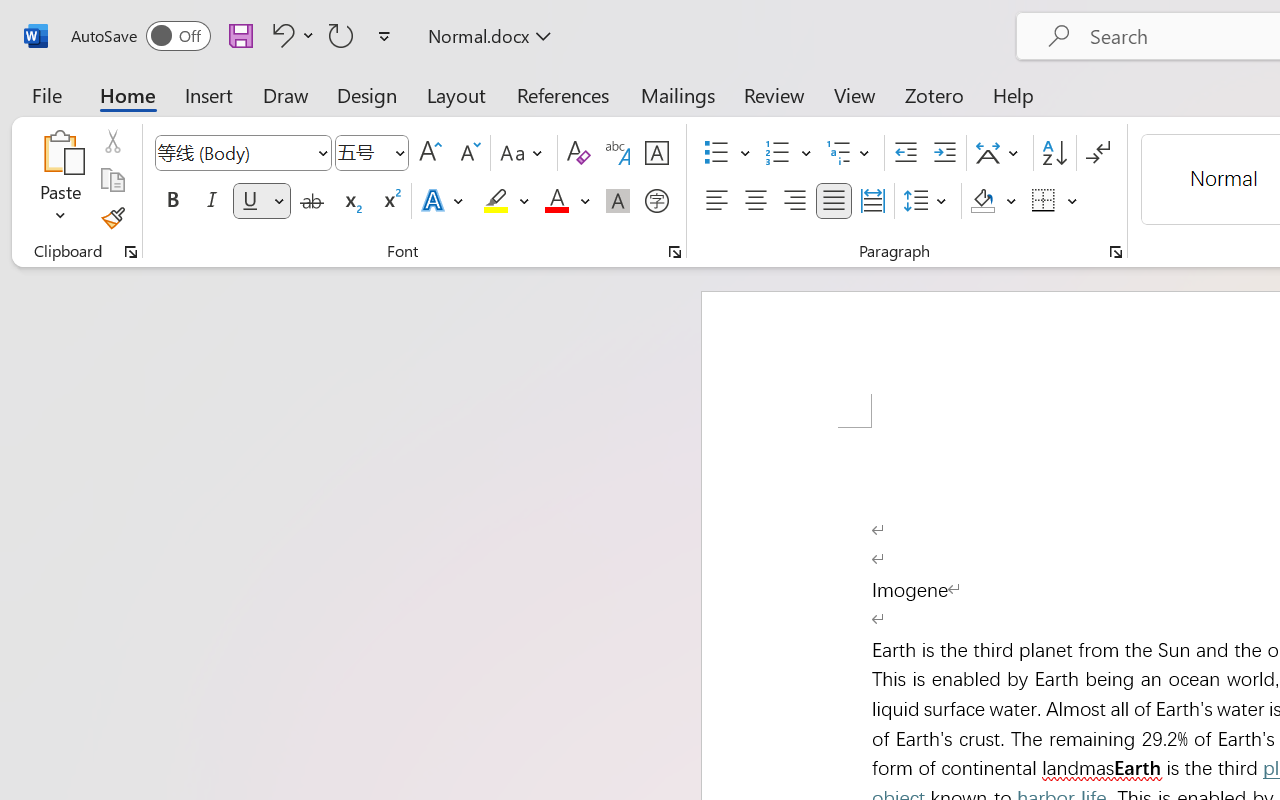 This screenshot has width=1280, height=800. Describe the element at coordinates (279, 34) in the screenshot. I see `'Undo Paste Destination Formatting'` at that location.